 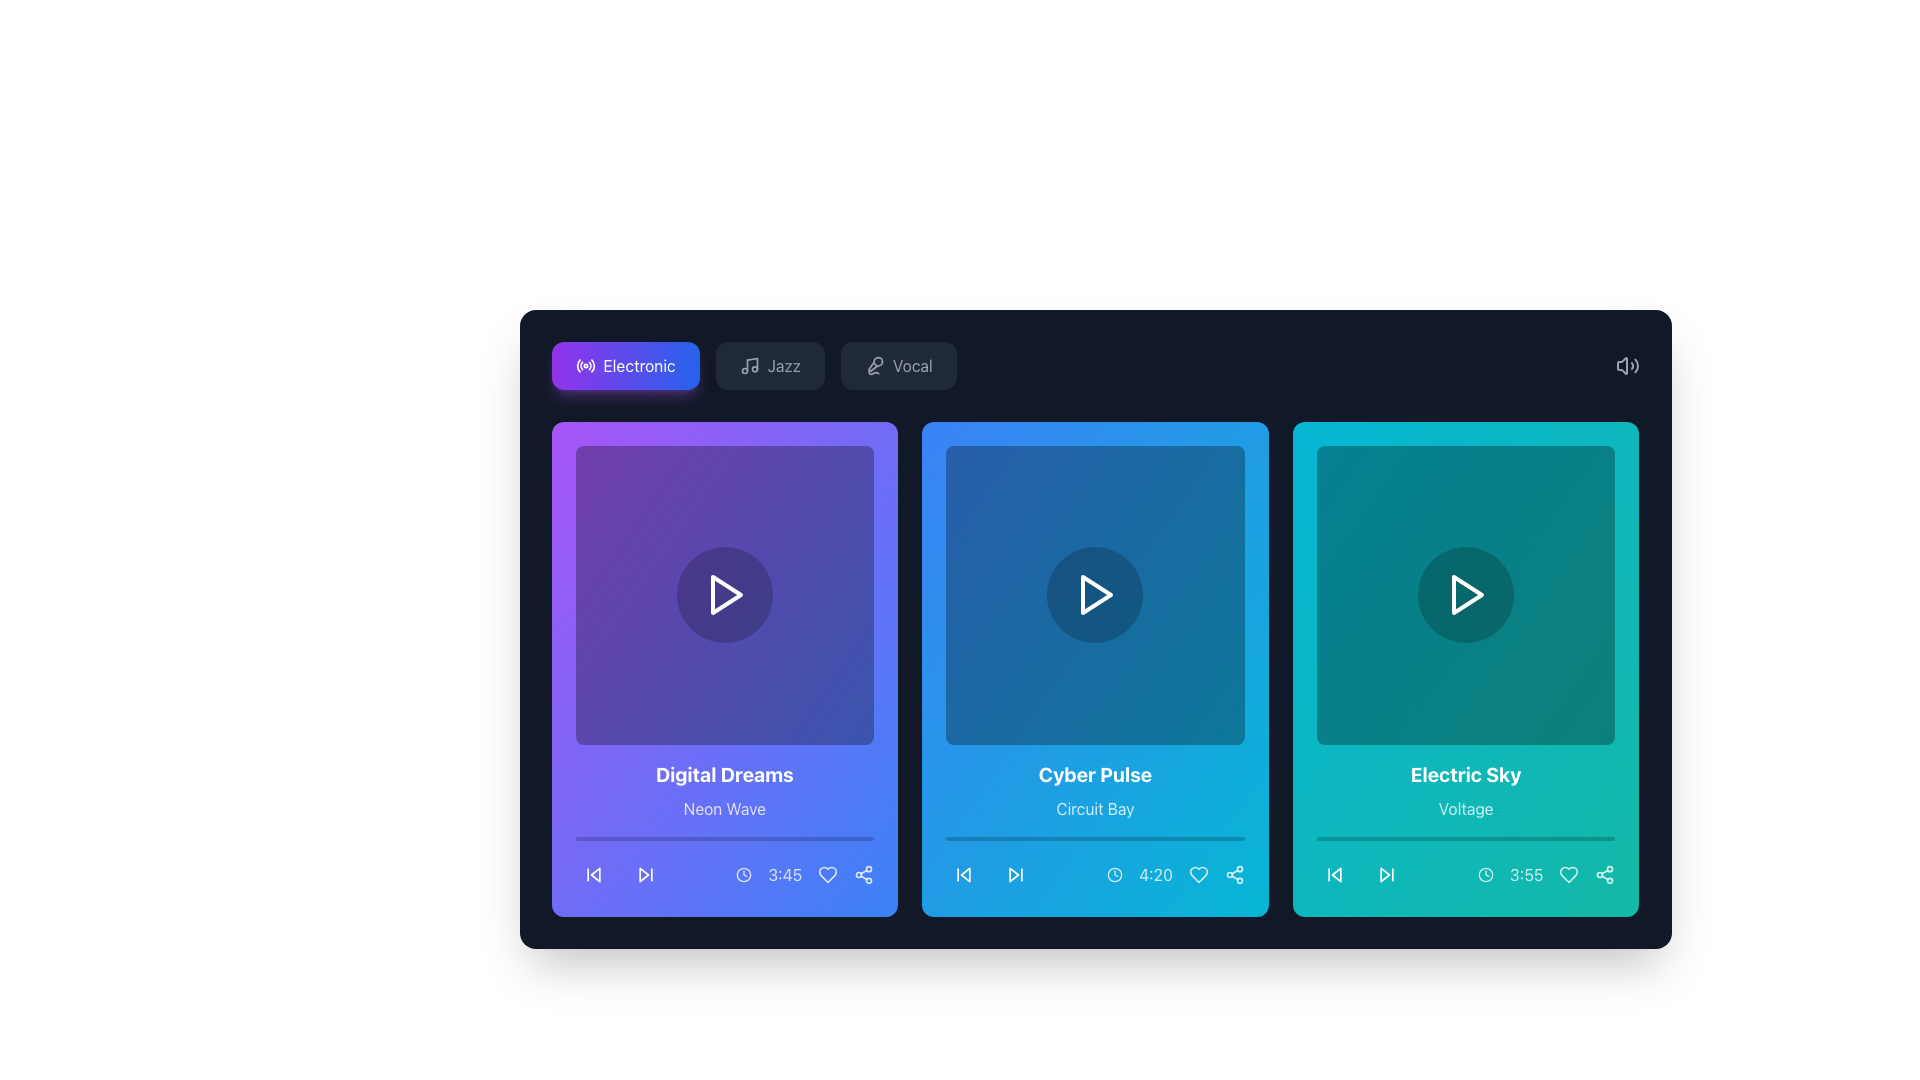 I want to click on the triangular 'skip back' button located in the bottom control toolbar of the first purple card, so click(x=592, y=873).